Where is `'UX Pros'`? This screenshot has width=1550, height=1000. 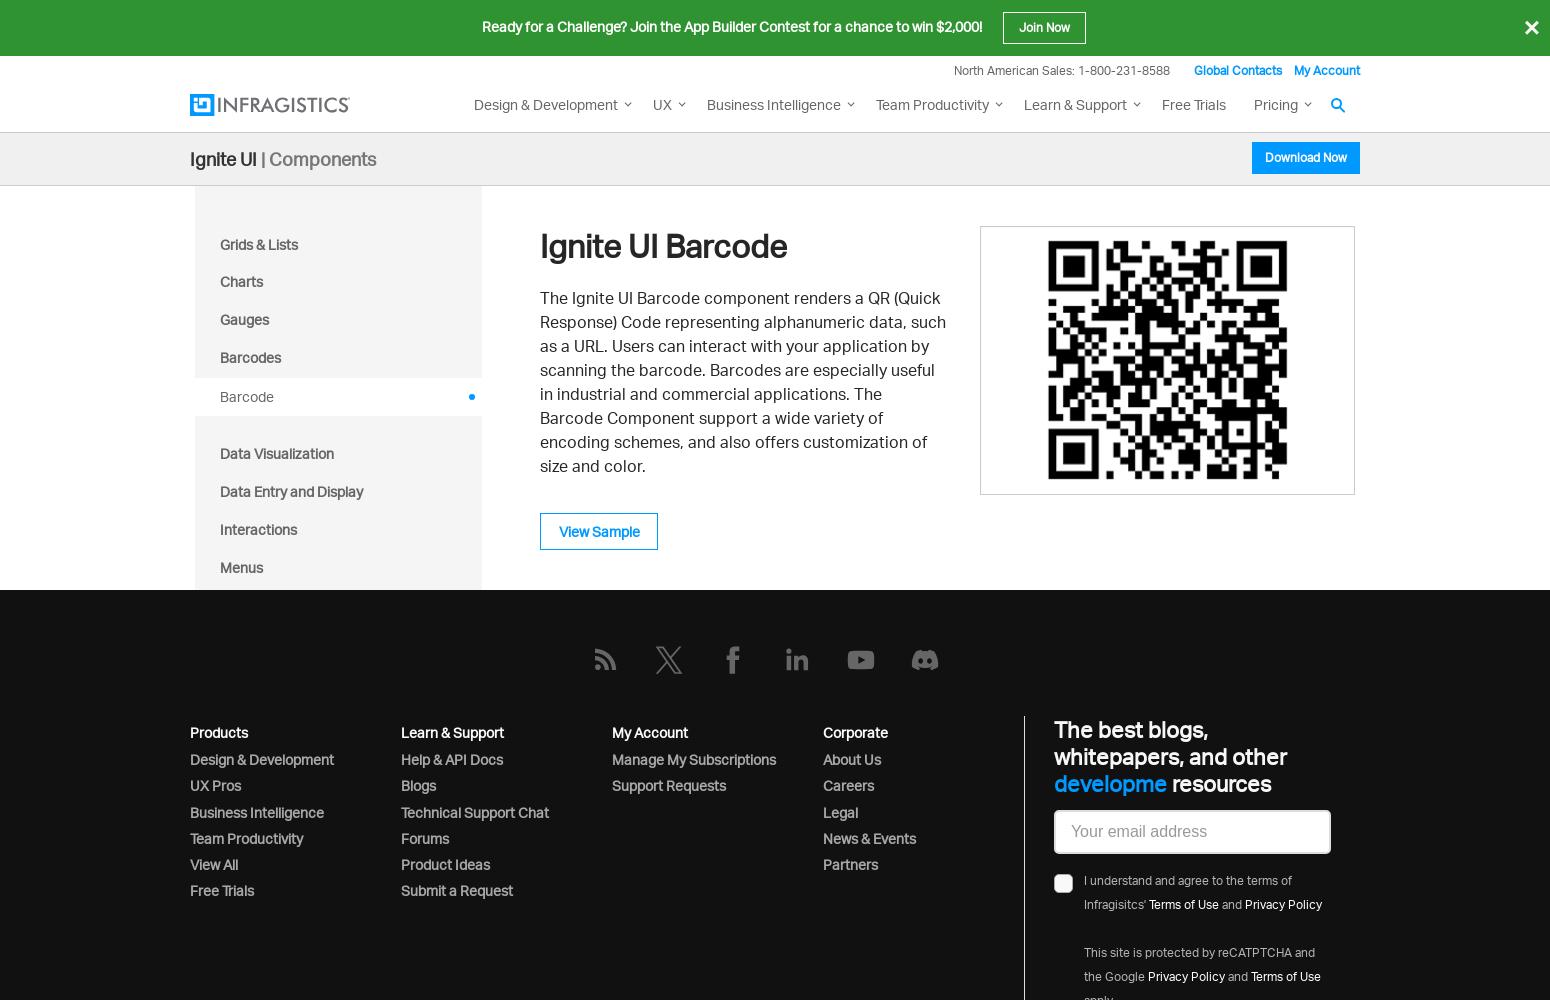
'UX Pros' is located at coordinates (214, 785).